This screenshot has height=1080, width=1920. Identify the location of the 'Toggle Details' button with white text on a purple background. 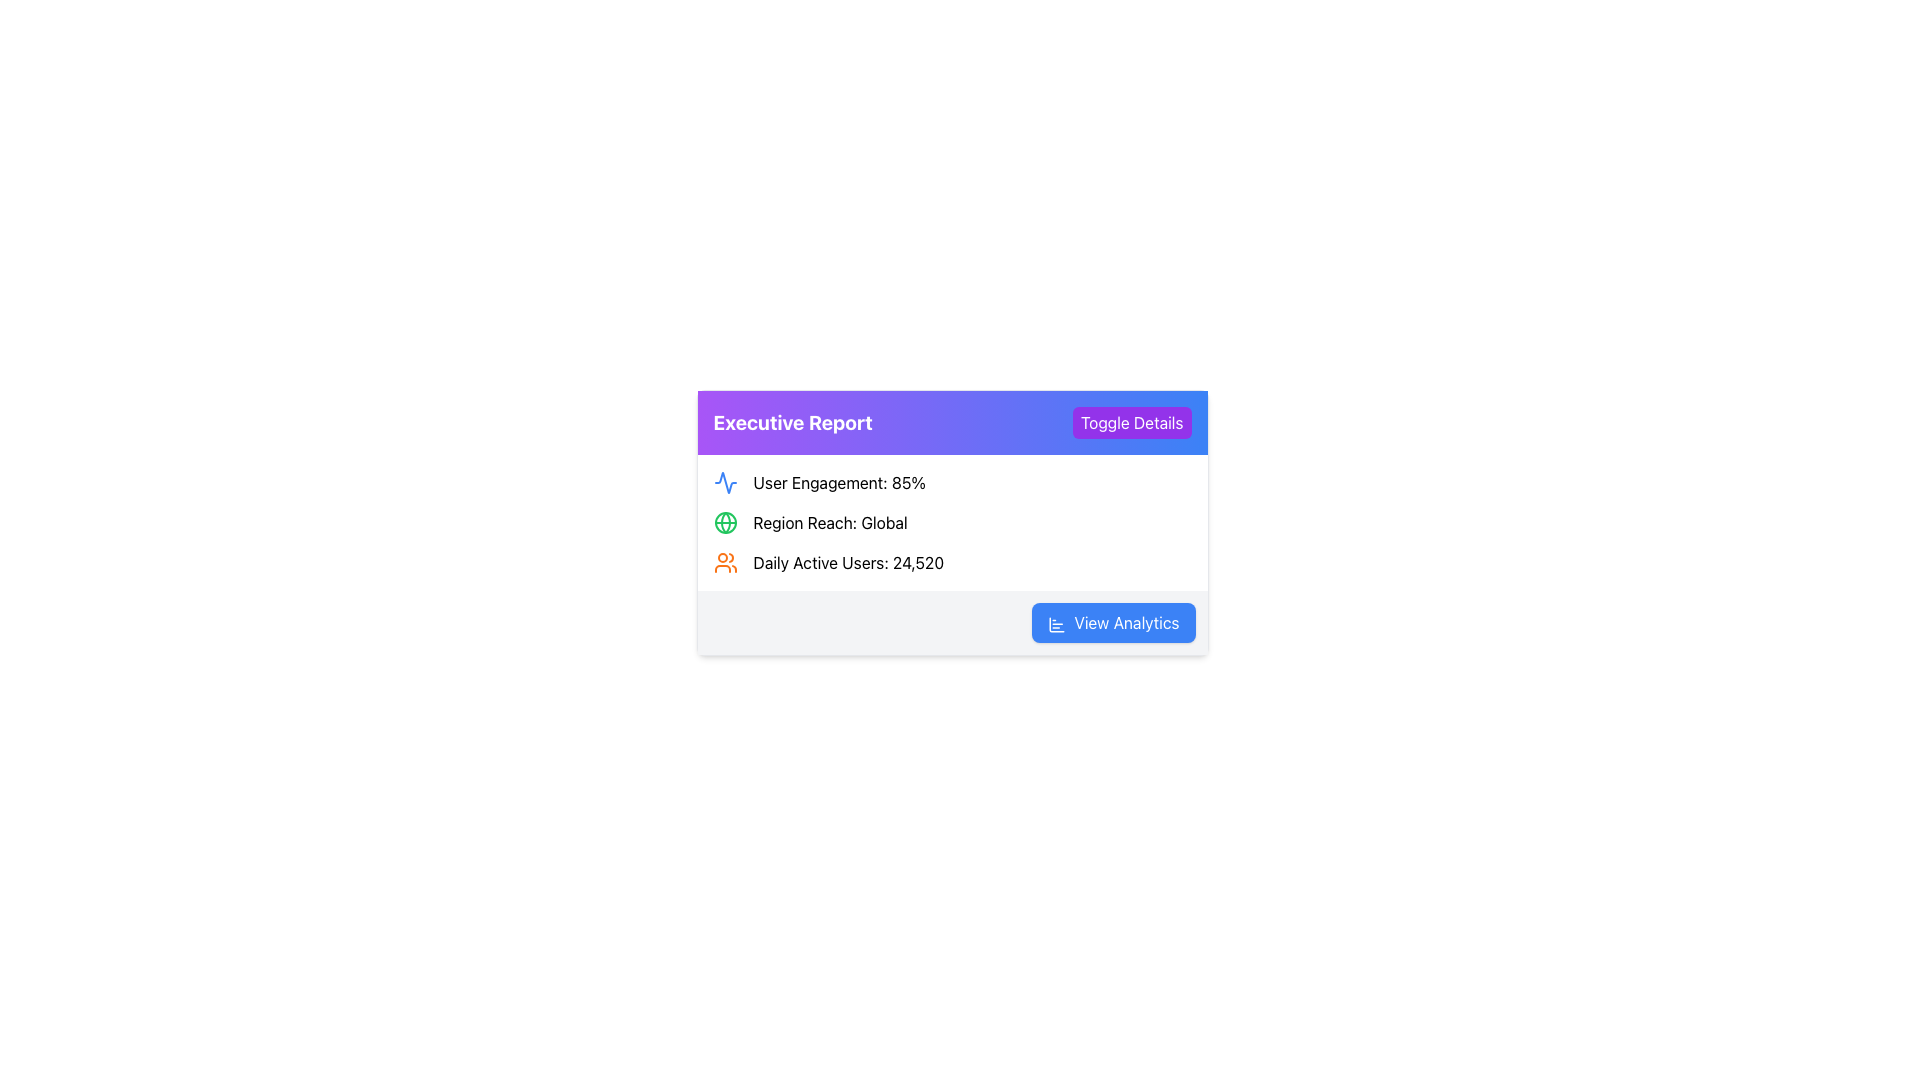
(1132, 422).